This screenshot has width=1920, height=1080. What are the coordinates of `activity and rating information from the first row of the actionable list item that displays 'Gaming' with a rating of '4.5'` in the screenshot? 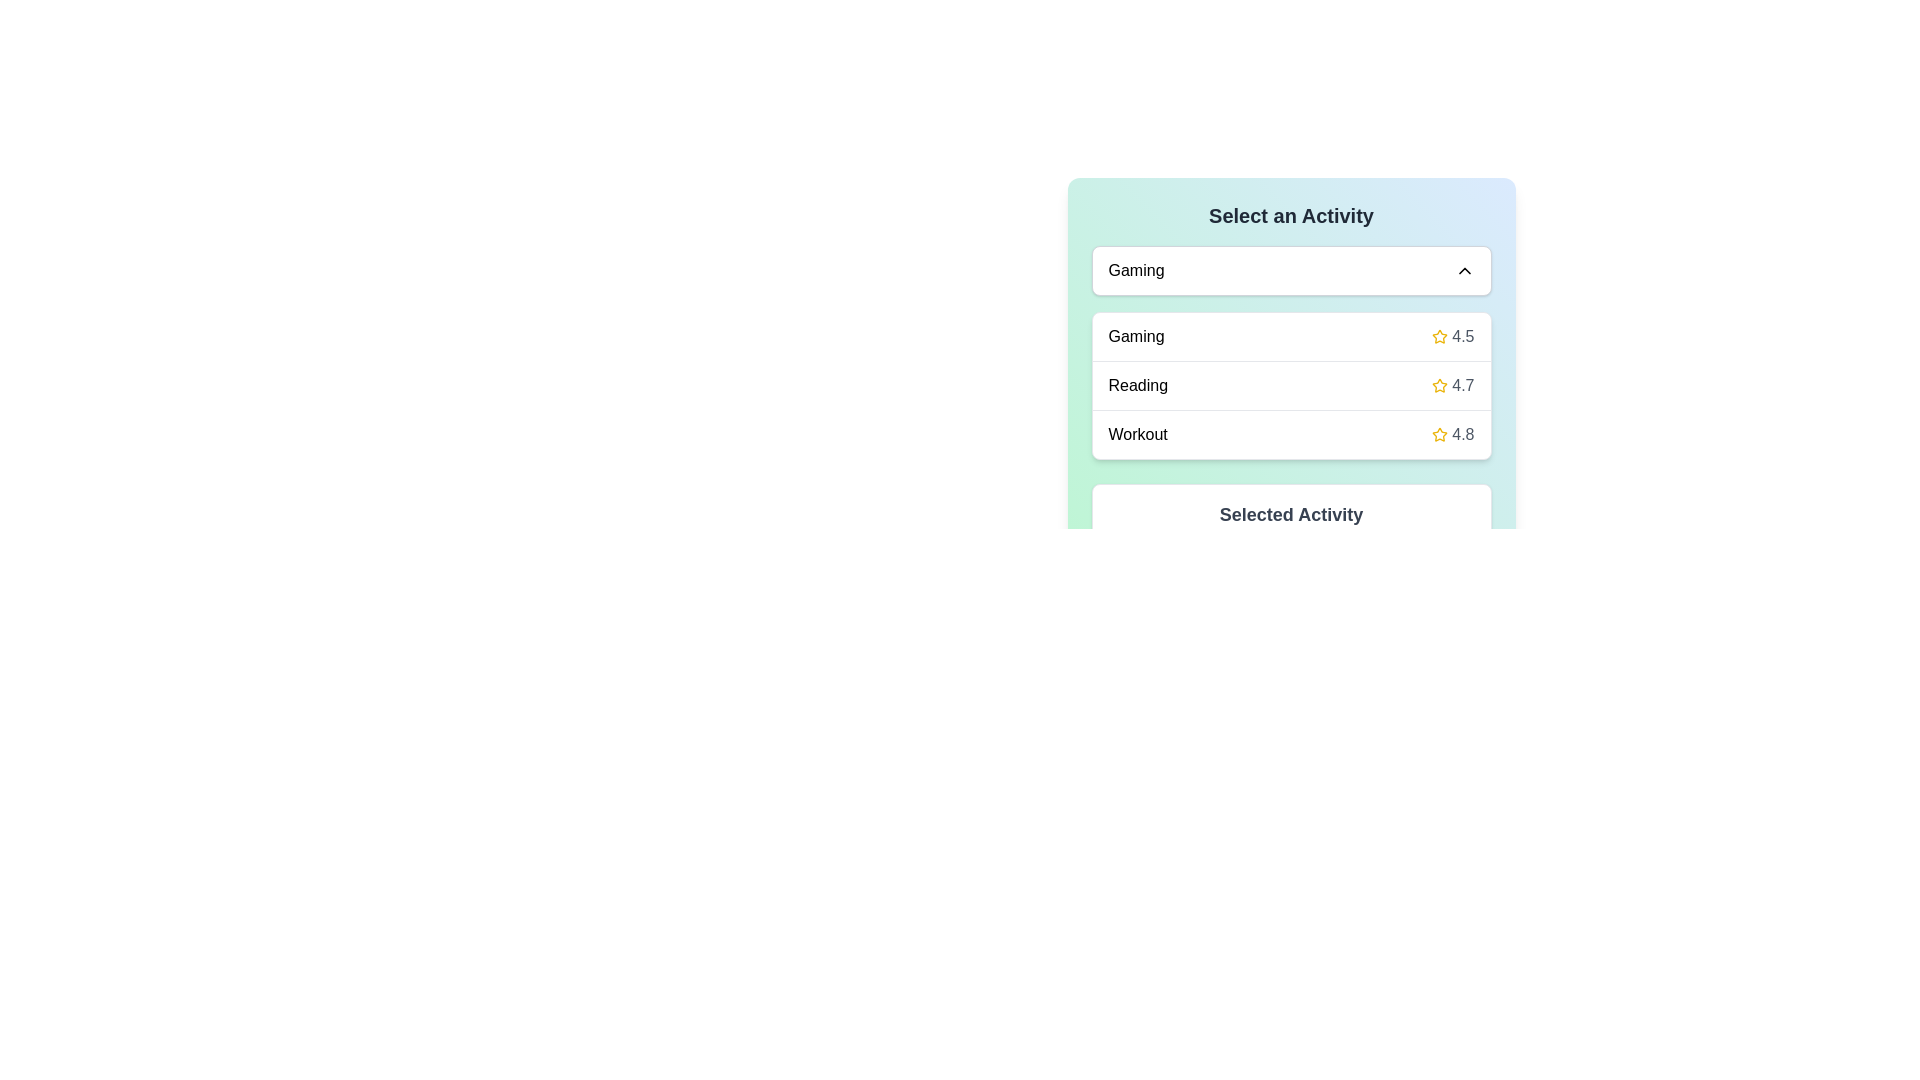 It's located at (1291, 335).